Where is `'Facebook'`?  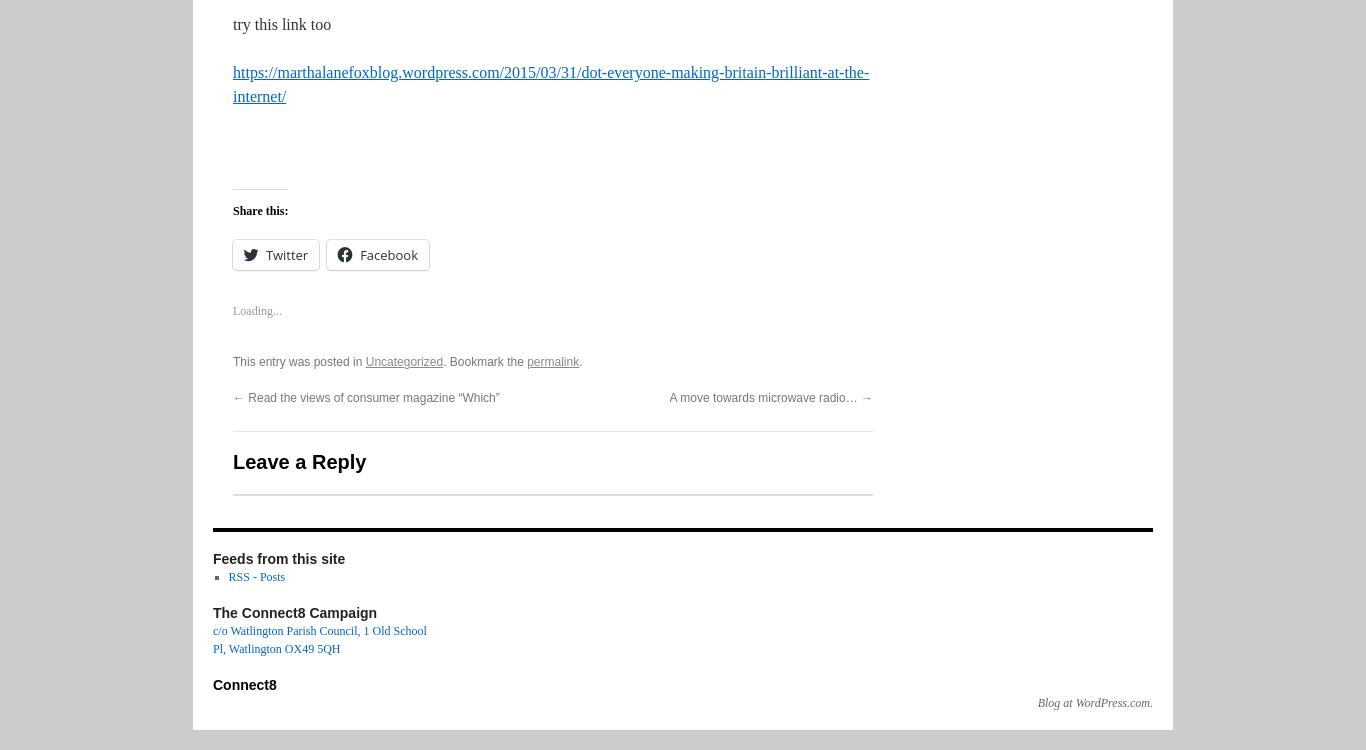
'Facebook' is located at coordinates (358, 255).